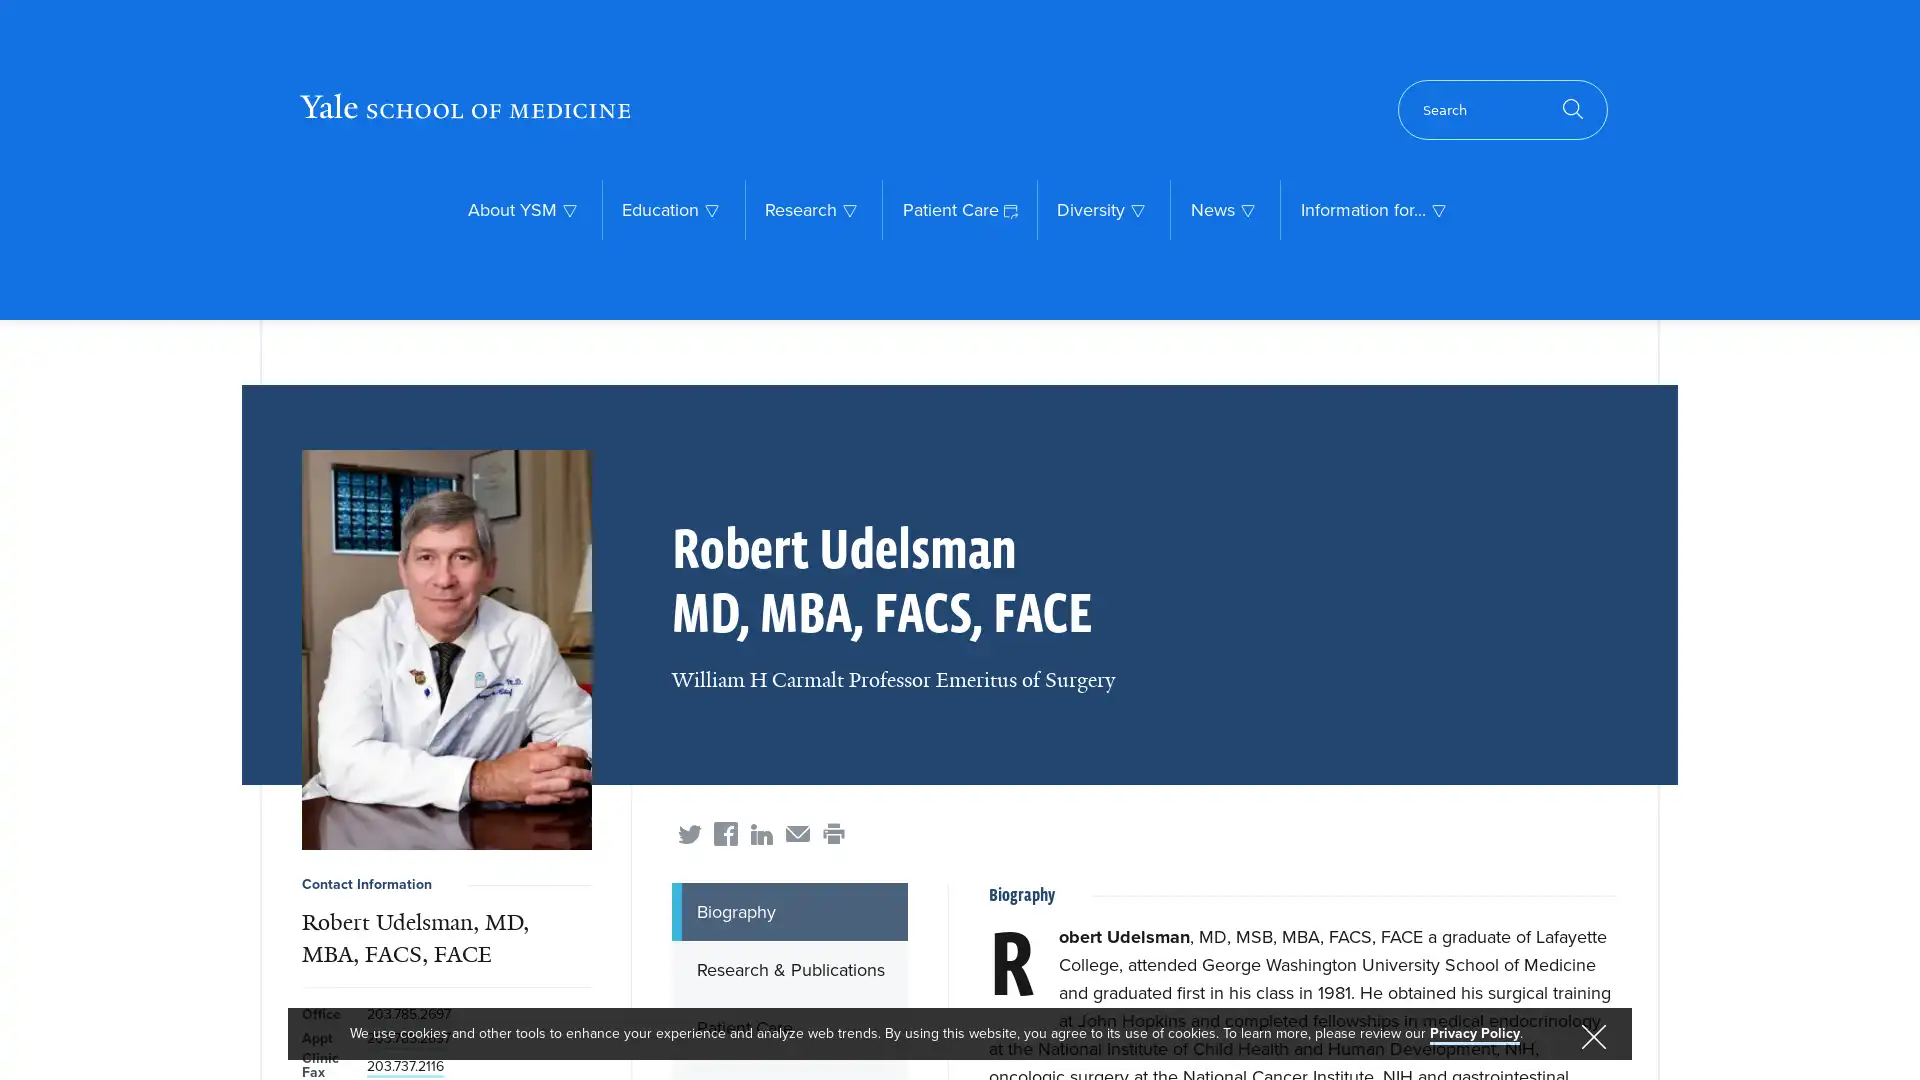 The height and width of the screenshot is (1080, 1920). Describe the element at coordinates (568, 209) in the screenshot. I see `Show About YSM submenu` at that location.